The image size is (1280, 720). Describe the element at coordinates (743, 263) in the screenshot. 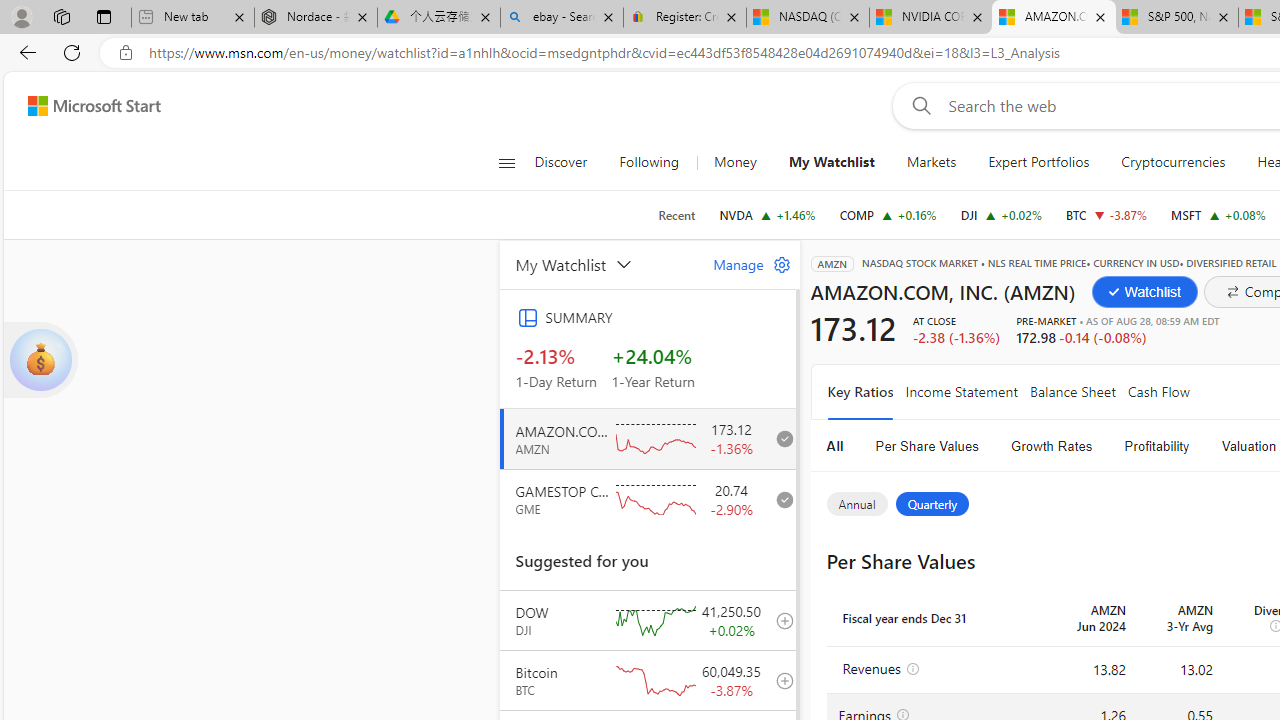

I see `'Manage'` at that location.